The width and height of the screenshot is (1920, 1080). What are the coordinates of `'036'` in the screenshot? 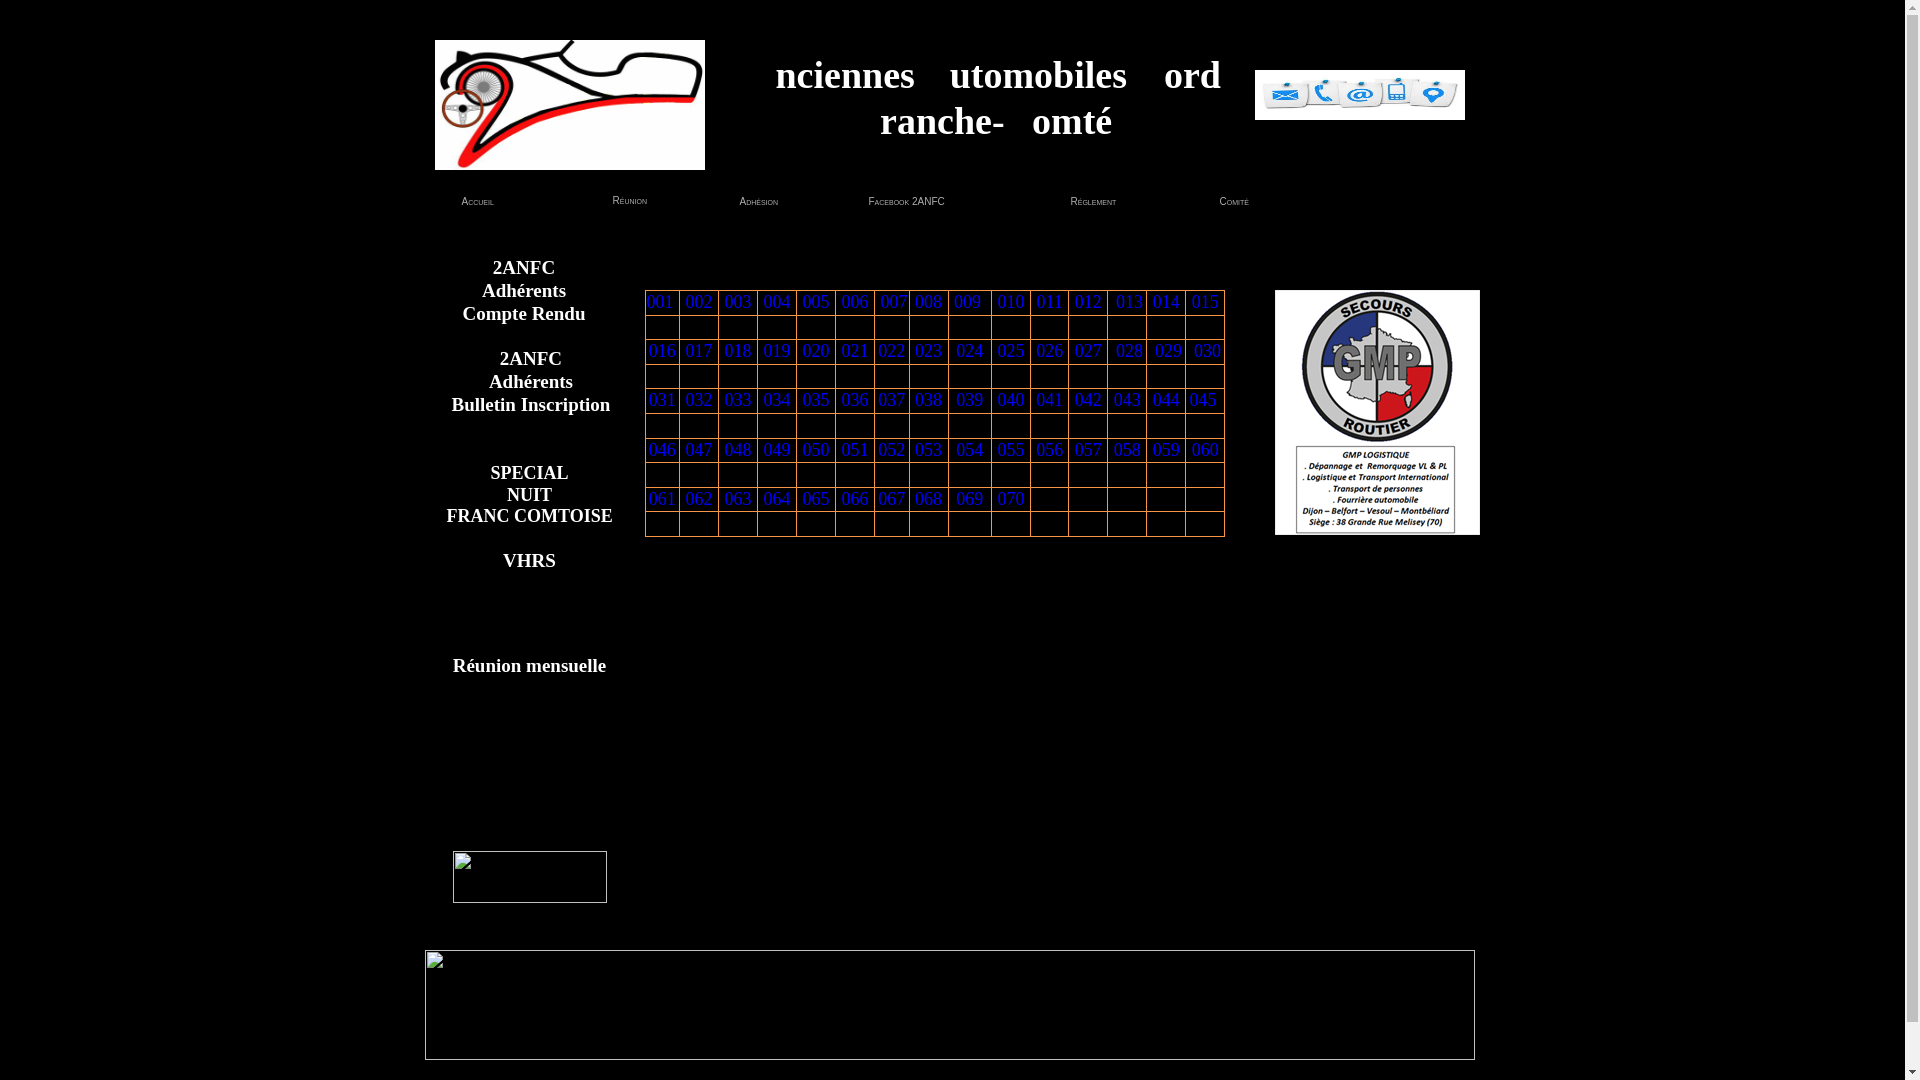 It's located at (841, 400).